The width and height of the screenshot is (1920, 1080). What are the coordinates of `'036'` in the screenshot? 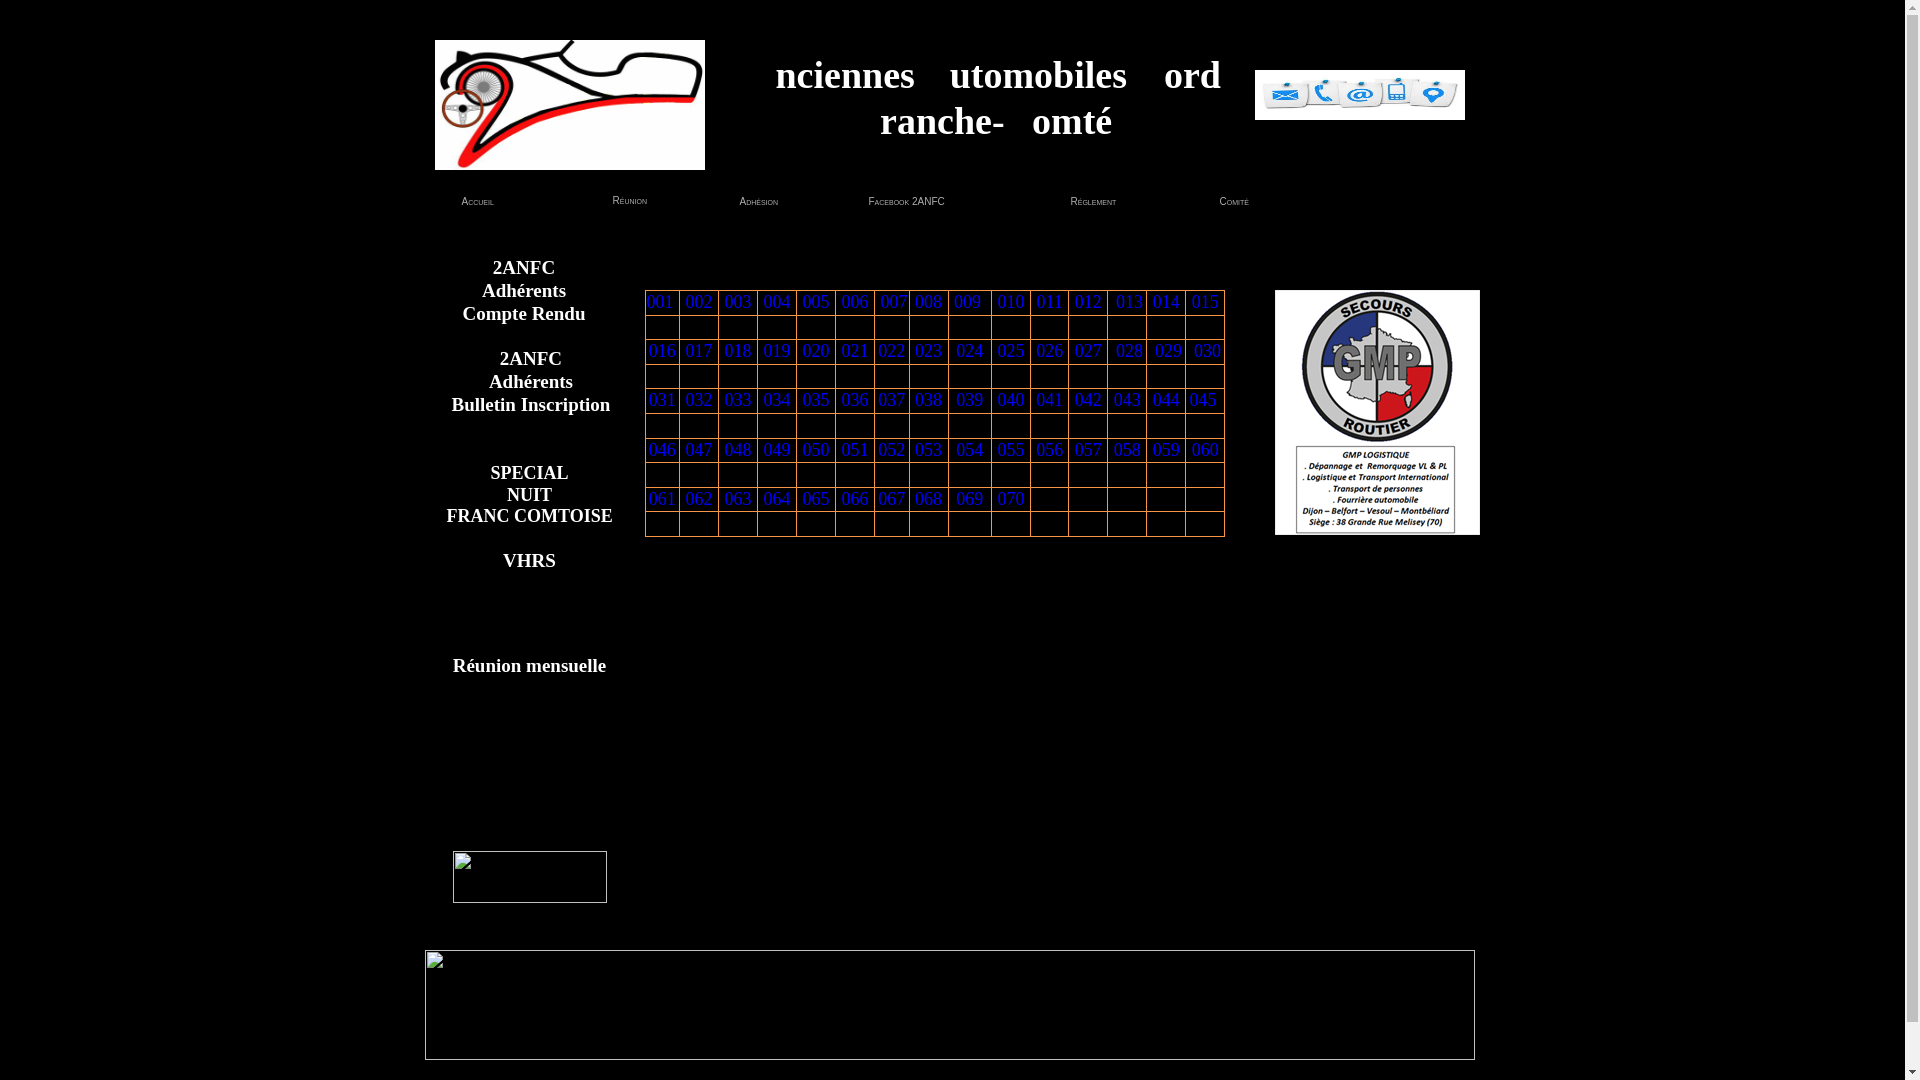 It's located at (841, 400).